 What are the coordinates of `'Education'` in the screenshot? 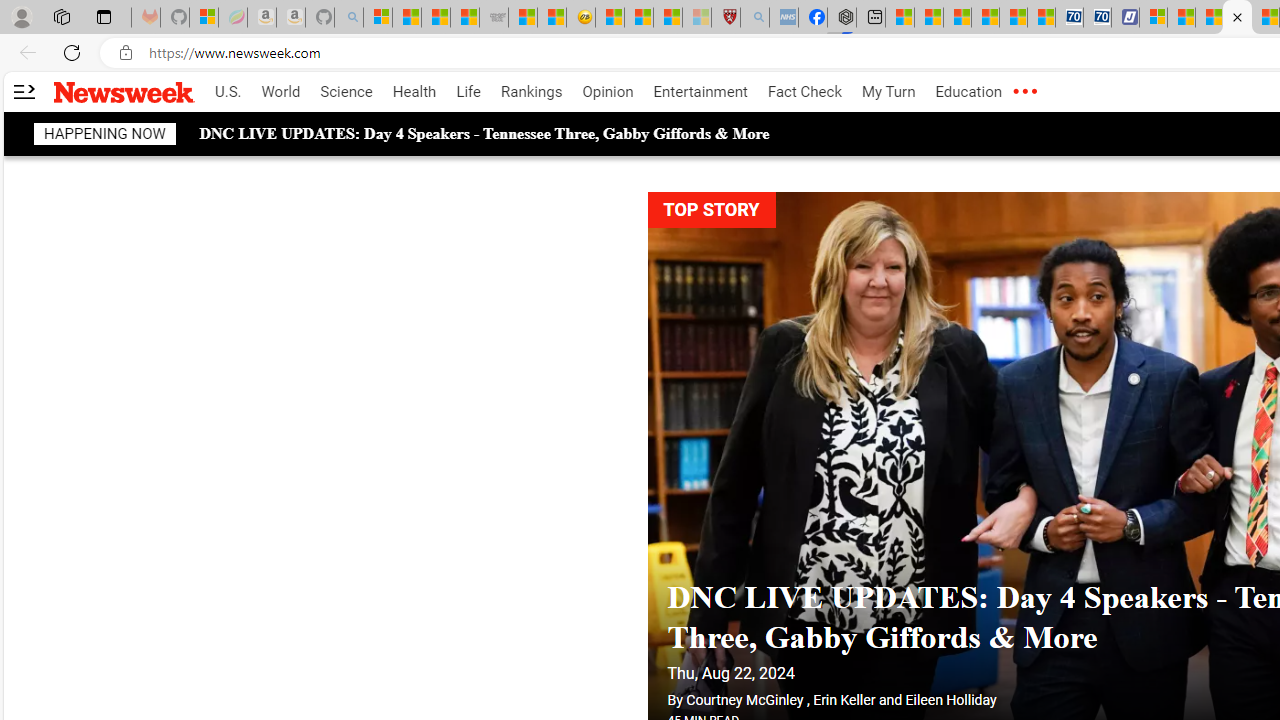 It's located at (968, 92).